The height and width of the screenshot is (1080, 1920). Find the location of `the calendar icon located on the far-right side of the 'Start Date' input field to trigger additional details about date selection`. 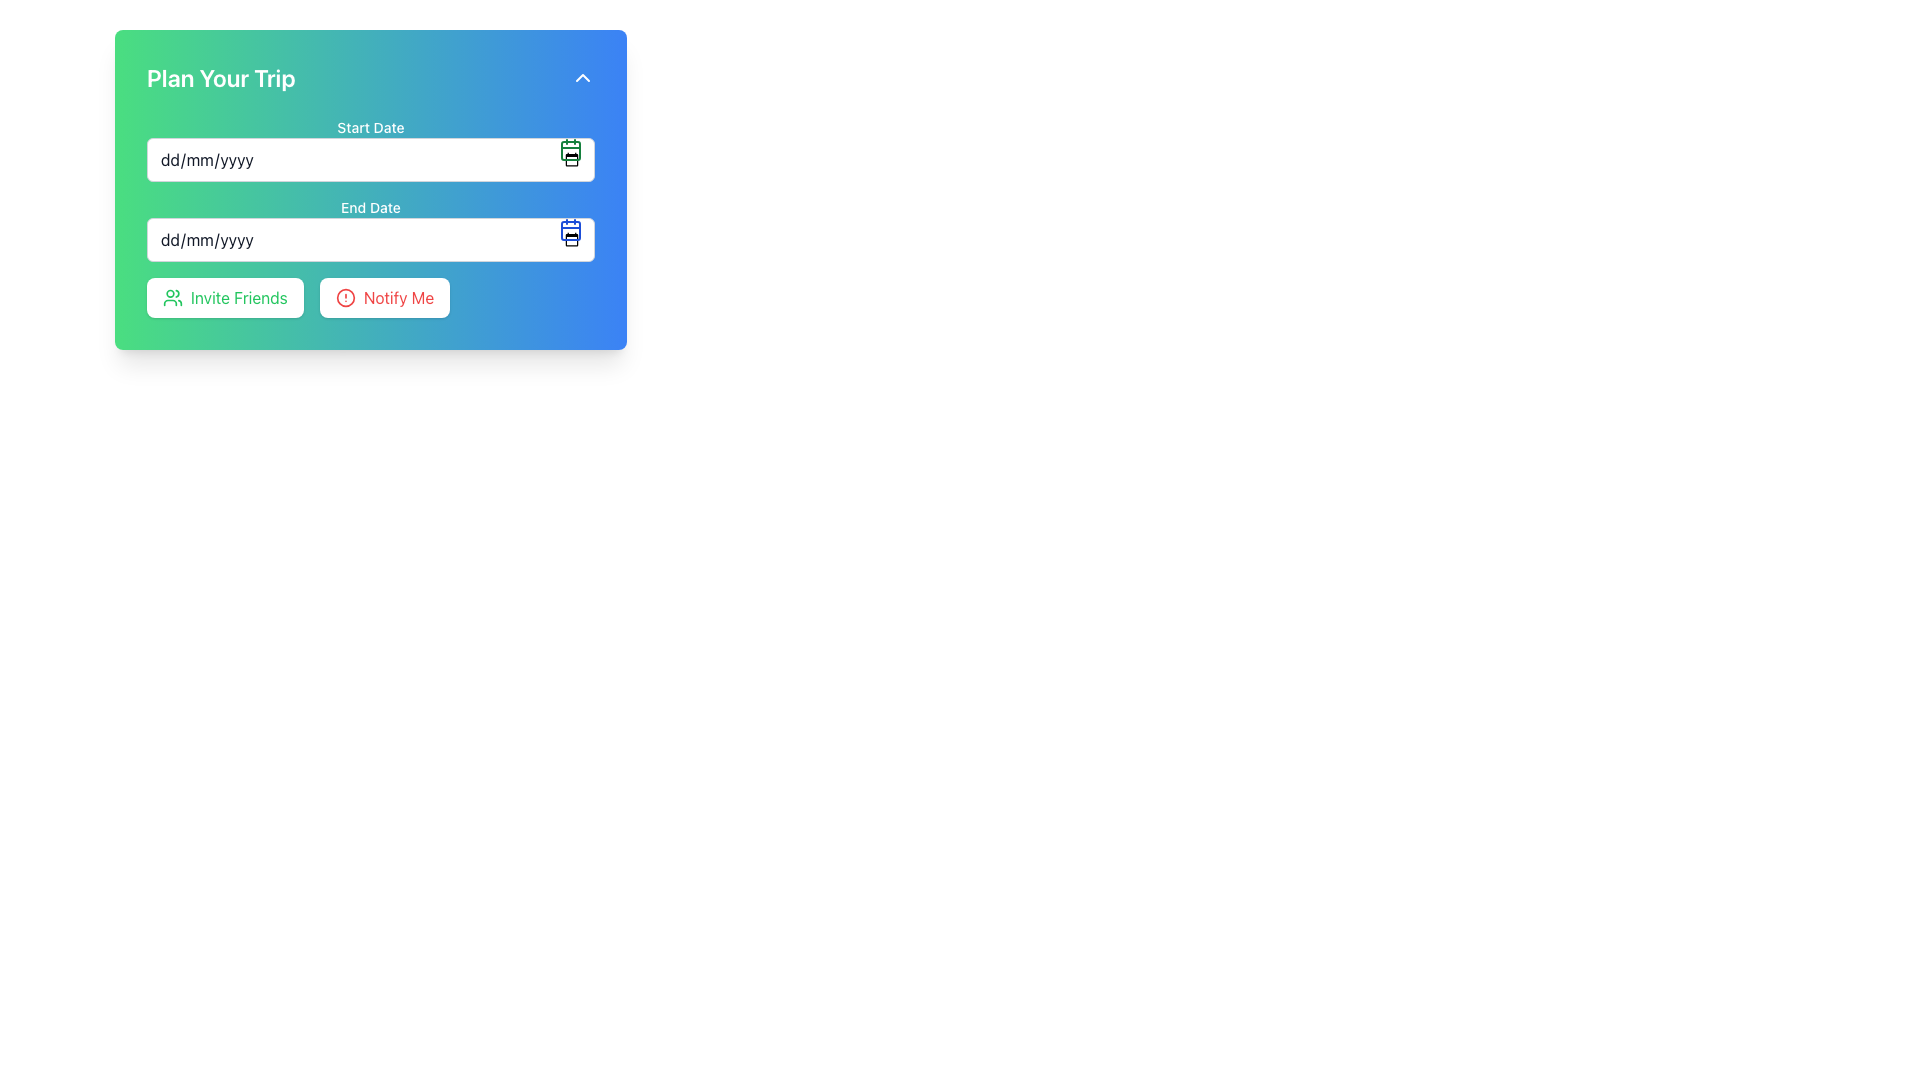

the calendar icon located on the far-right side of the 'Start Date' input field to trigger additional details about date selection is located at coordinates (570, 149).